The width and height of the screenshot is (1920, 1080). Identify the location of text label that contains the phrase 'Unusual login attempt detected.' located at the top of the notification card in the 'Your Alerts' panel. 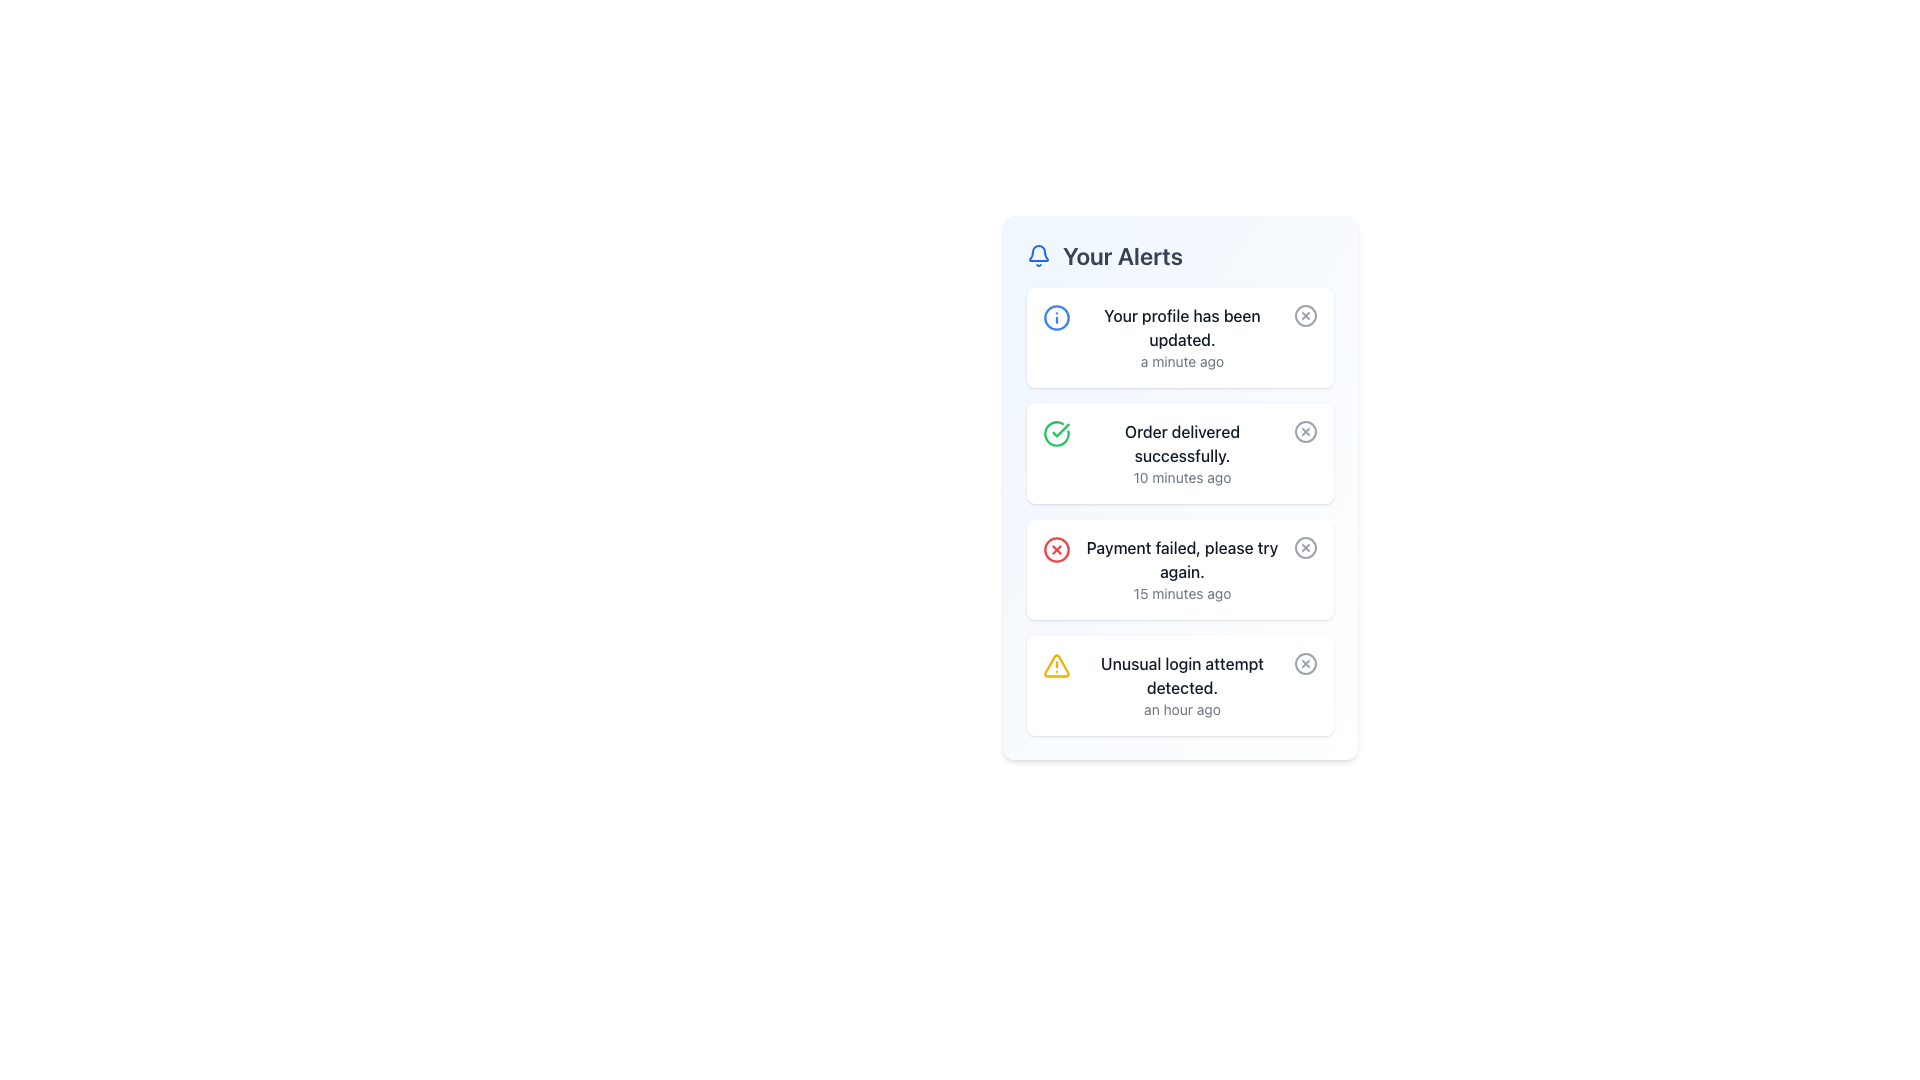
(1182, 675).